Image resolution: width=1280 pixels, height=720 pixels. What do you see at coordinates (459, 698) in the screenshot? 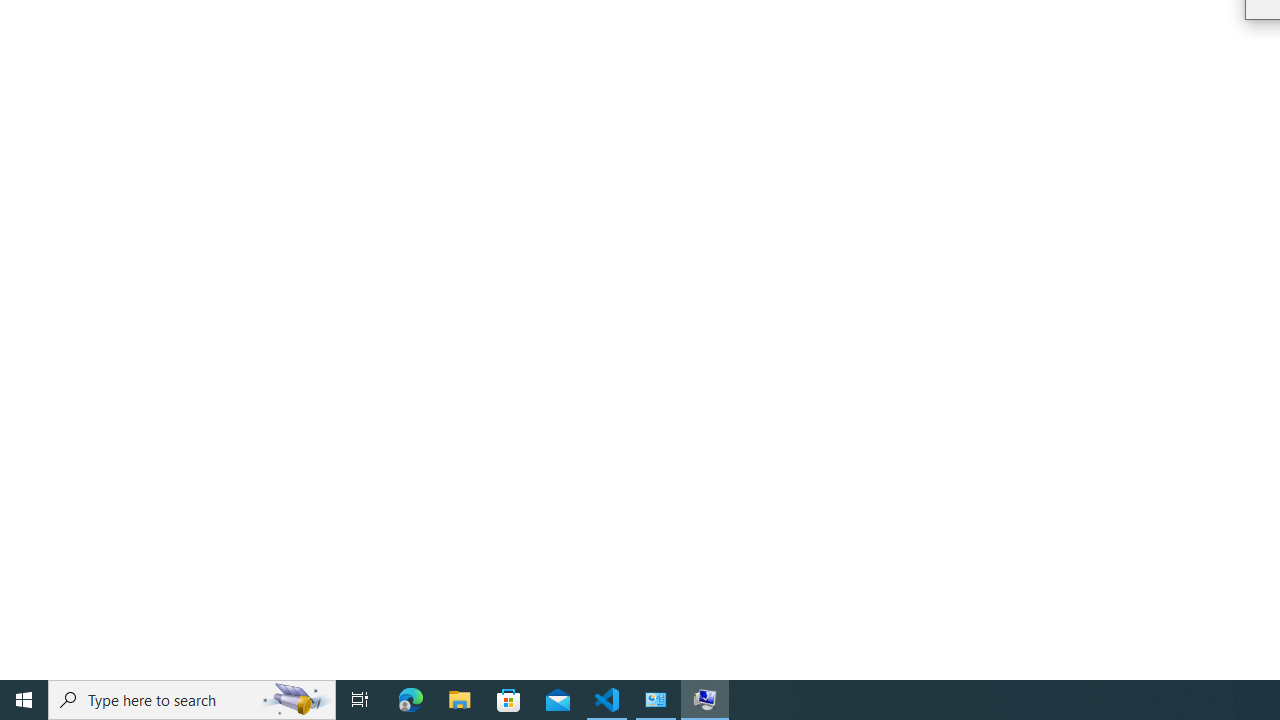
I see `'File Explorer'` at bounding box center [459, 698].